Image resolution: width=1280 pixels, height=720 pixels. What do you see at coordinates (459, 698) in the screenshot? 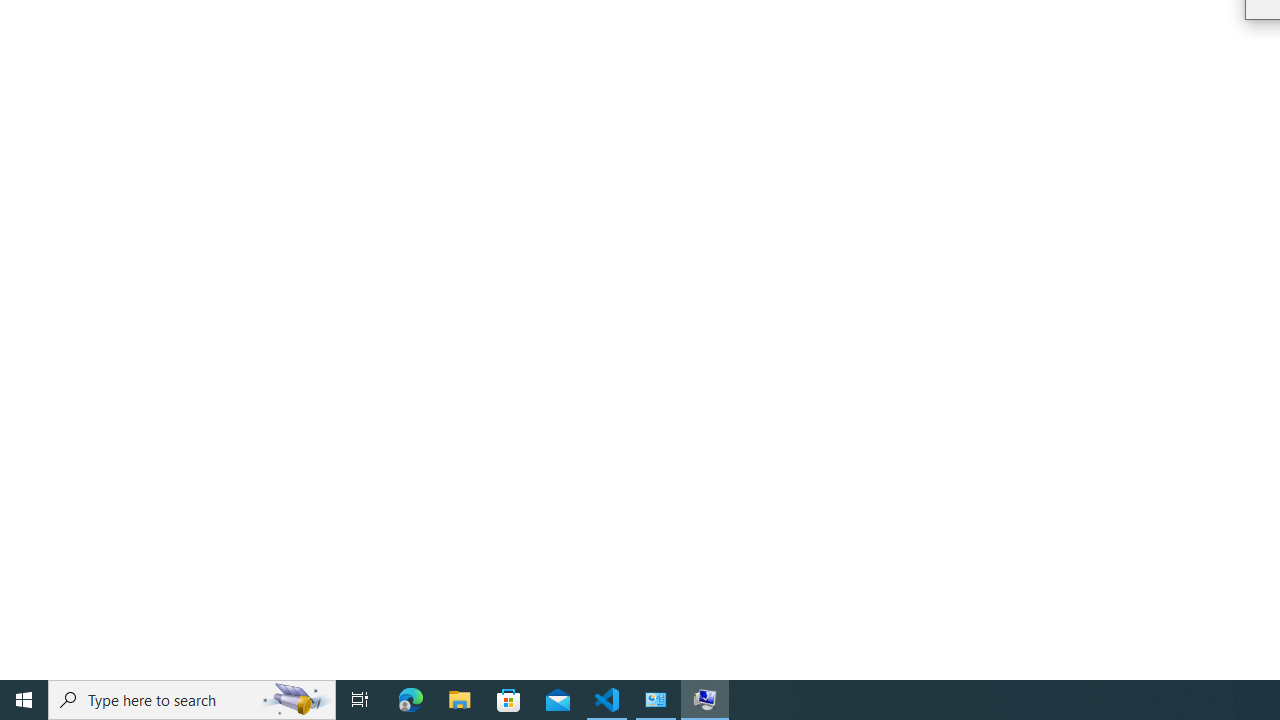
I see `'File Explorer'` at bounding box center [459, 698].